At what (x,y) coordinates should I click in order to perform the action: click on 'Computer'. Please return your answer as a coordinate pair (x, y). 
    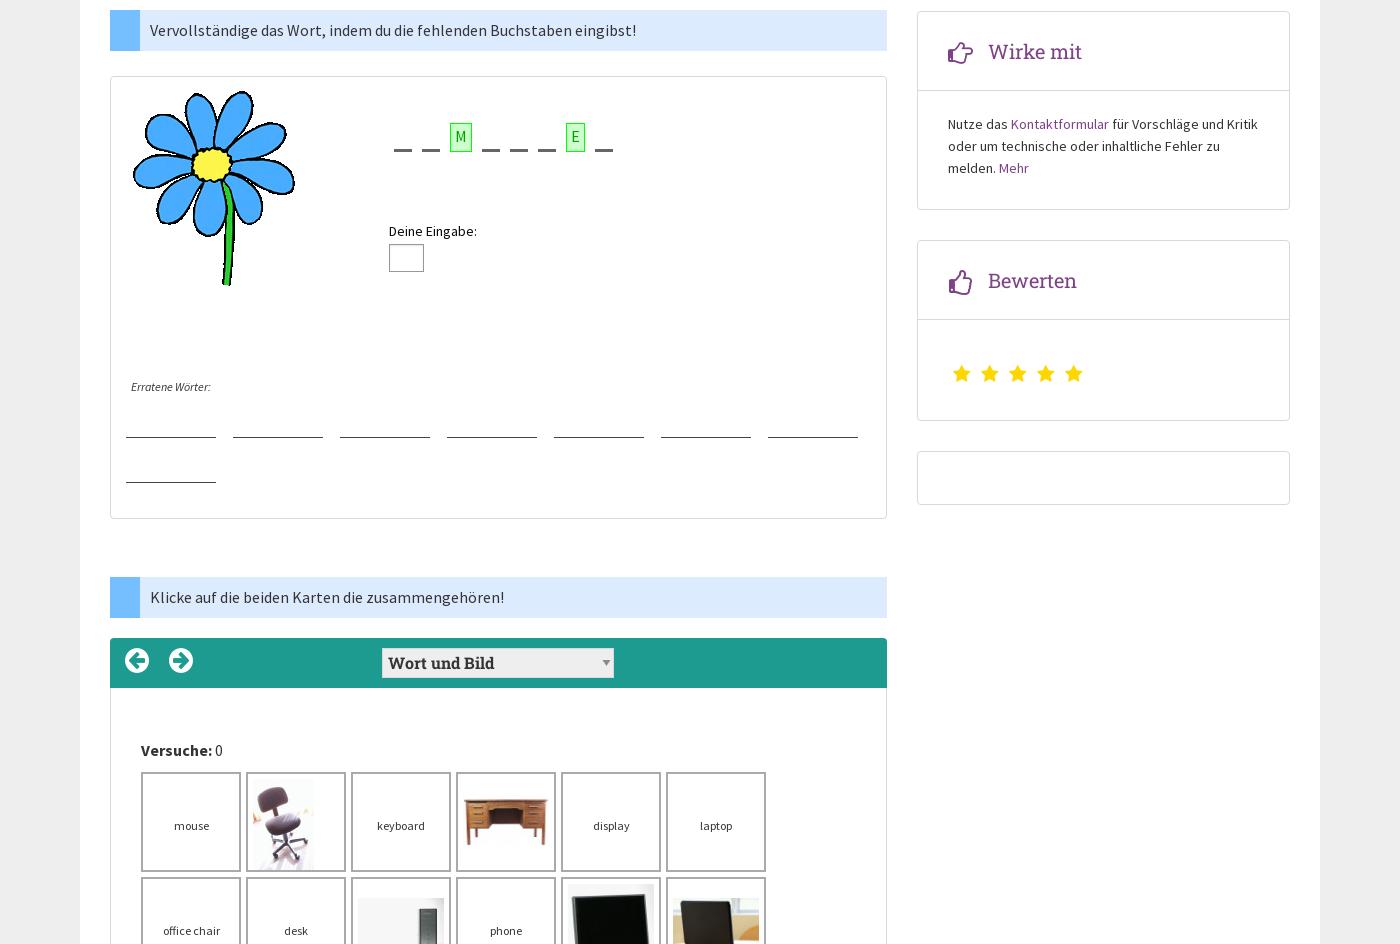
    Looking at the image, I should click on (715, 927).